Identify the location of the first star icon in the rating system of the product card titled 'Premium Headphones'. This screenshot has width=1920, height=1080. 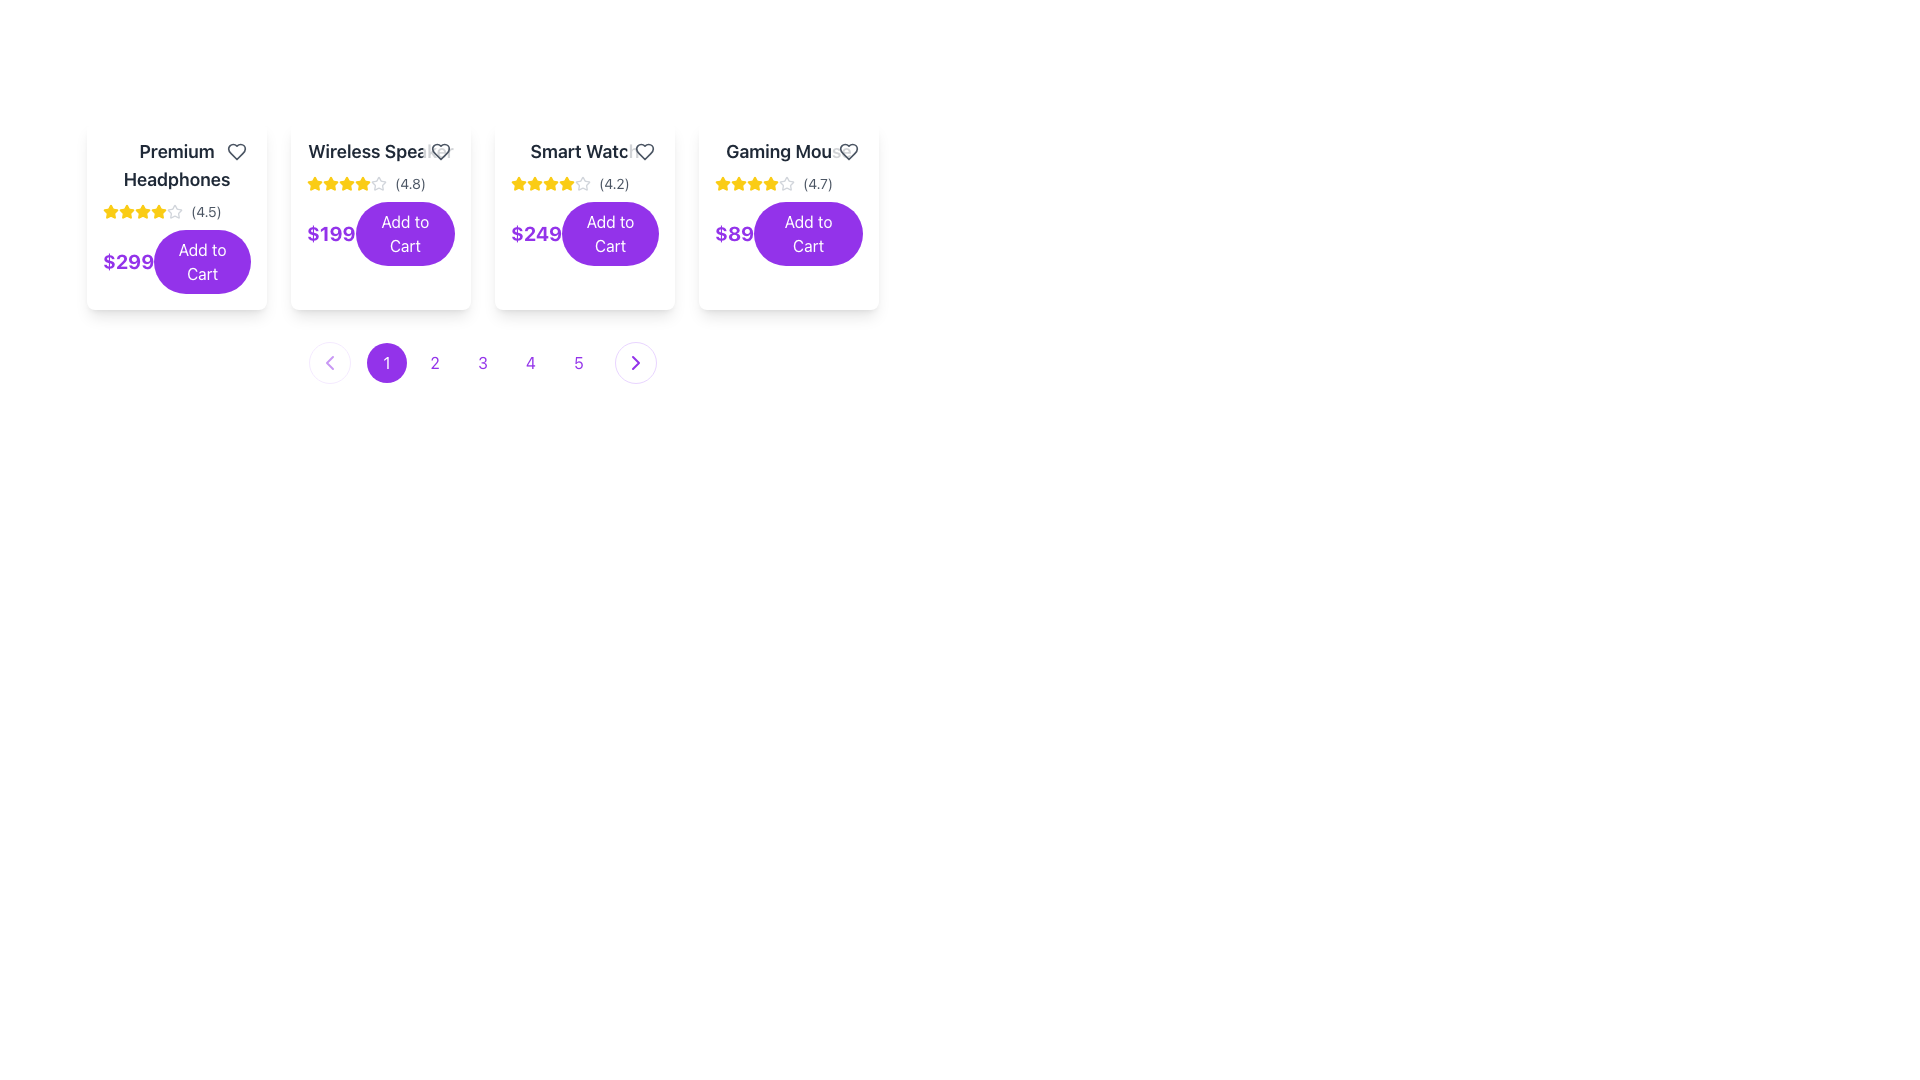
(142, 211).